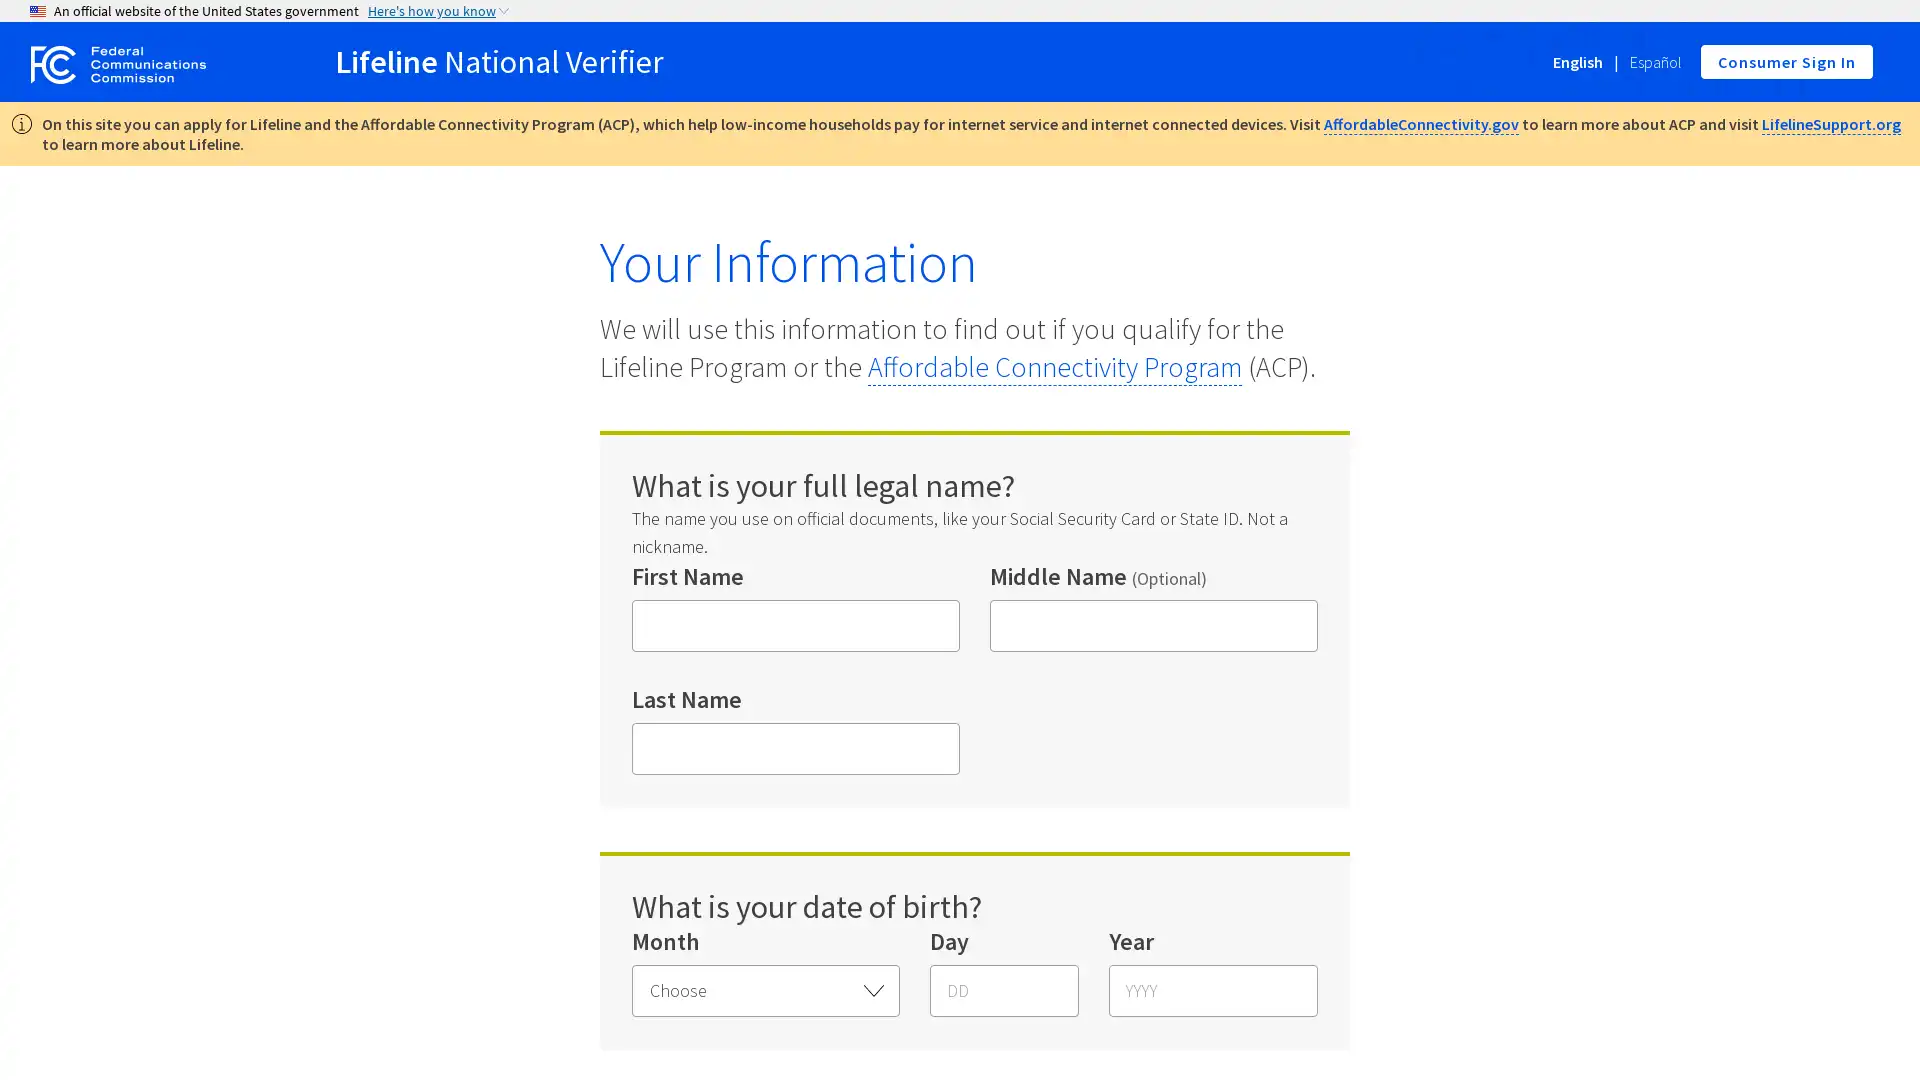  I want to click on English, so click(1577, 61).